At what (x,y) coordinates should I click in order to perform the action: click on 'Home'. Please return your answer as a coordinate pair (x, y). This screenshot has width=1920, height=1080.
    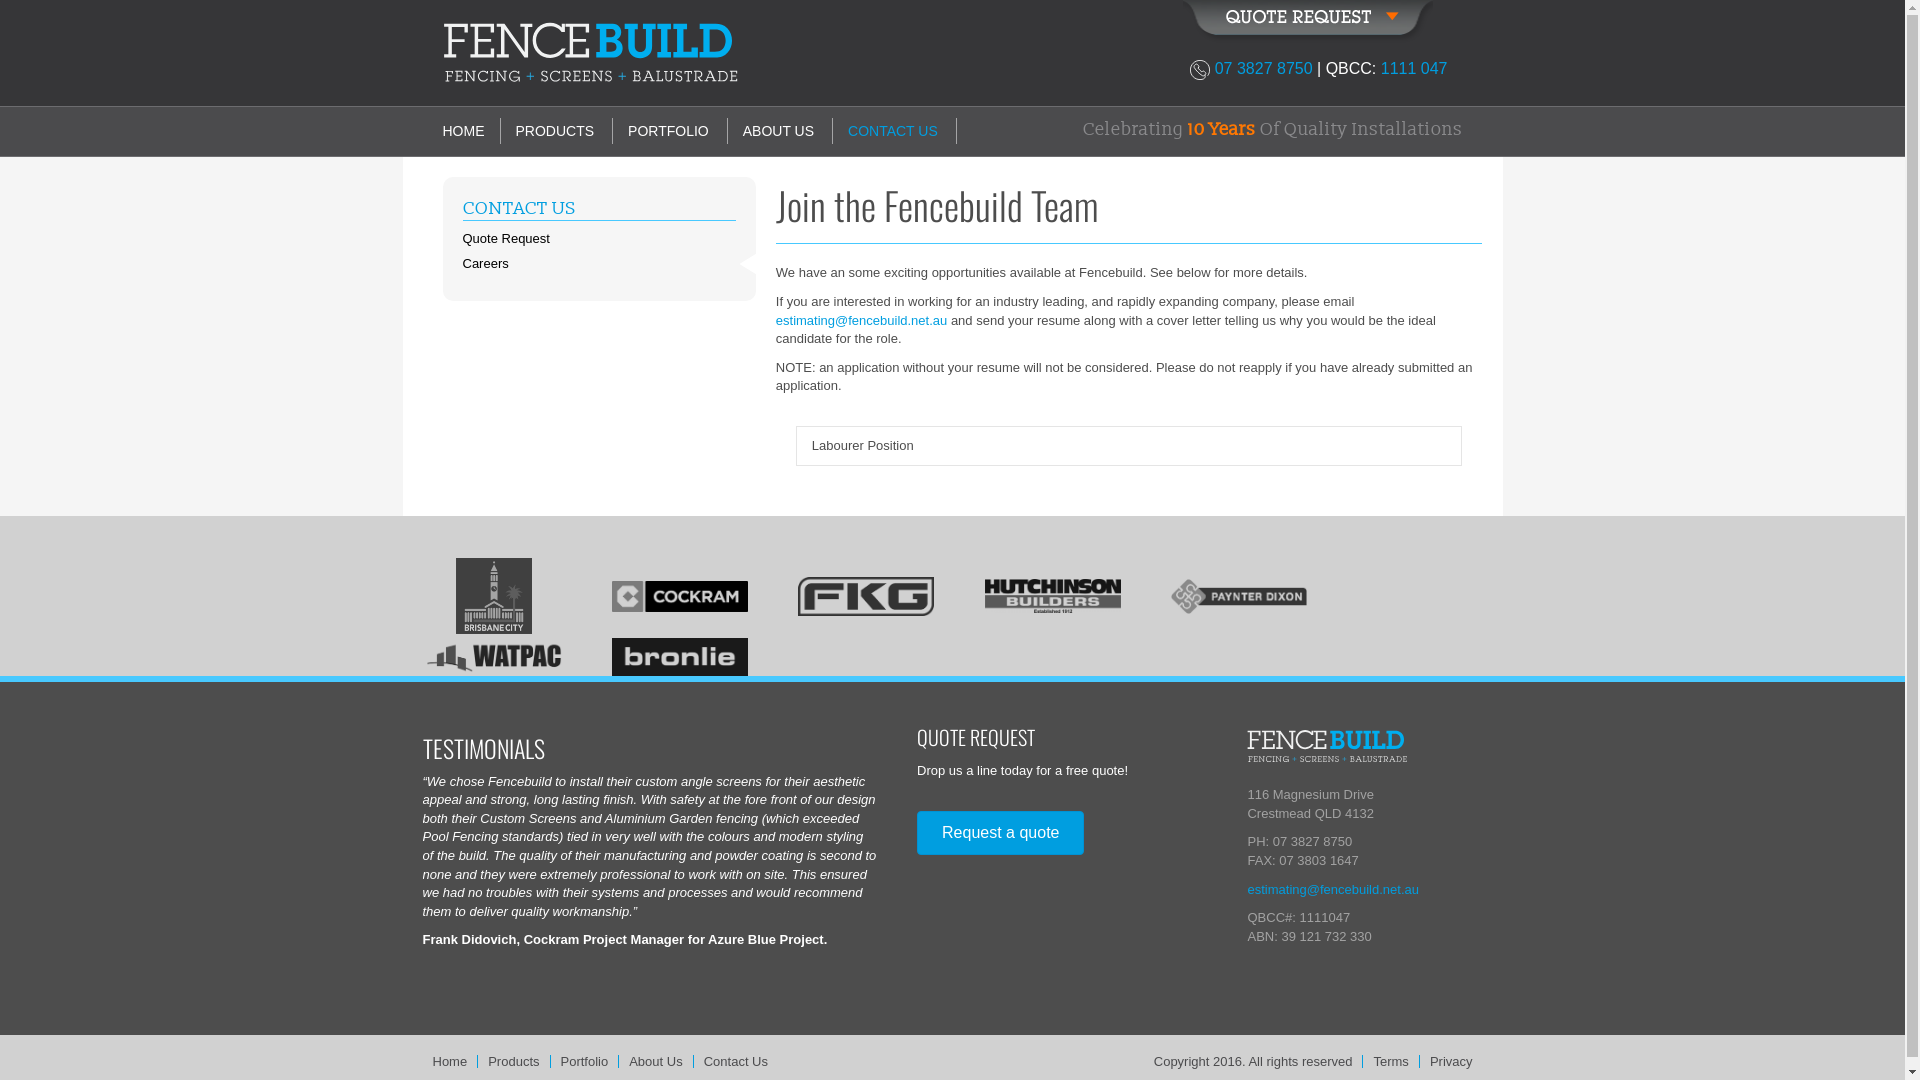
    Looking at the image, I should click on (421, 1060).